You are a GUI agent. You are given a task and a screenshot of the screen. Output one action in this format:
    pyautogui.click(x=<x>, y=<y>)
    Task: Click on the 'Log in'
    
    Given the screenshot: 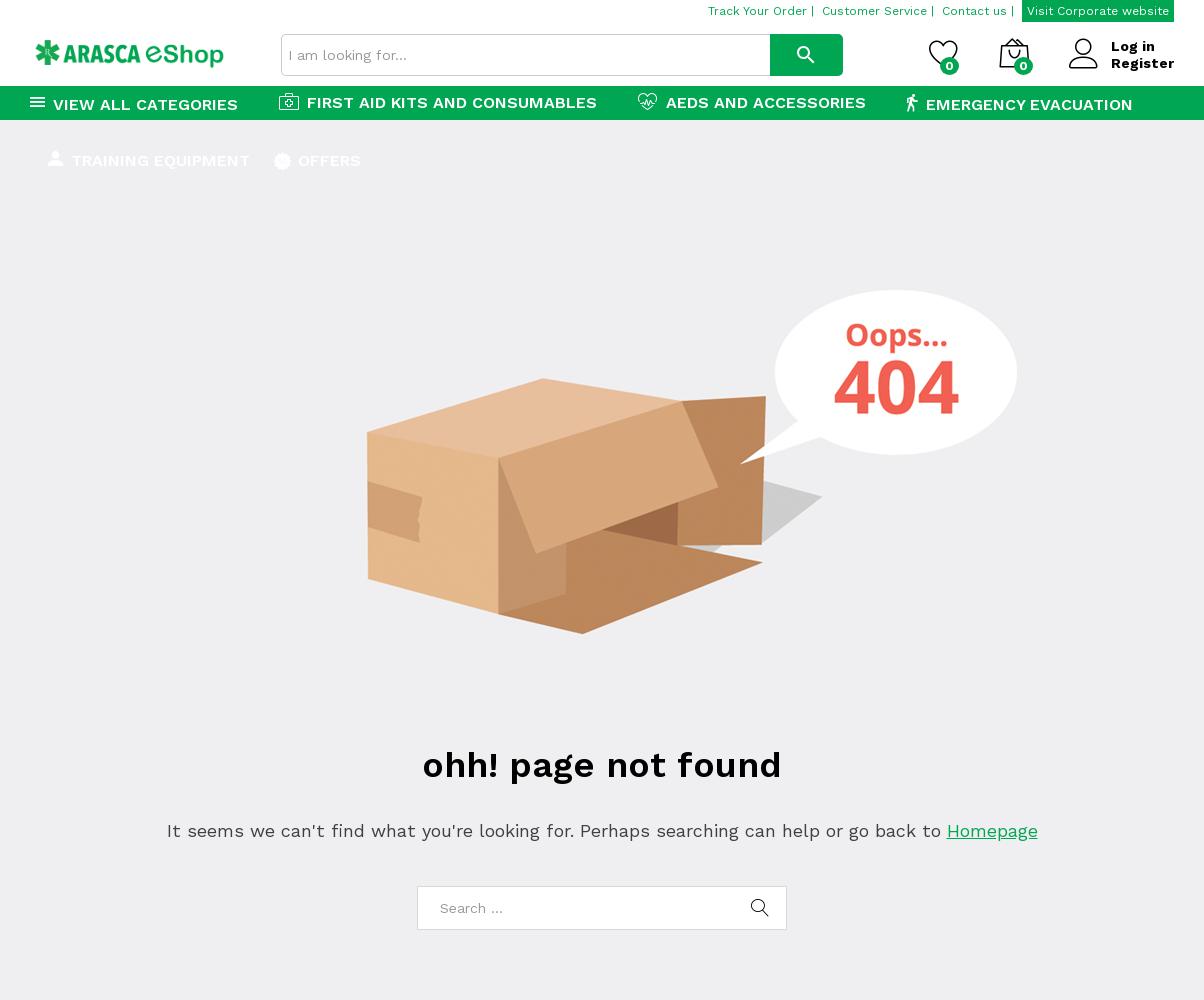 What is the action you would take?
    pyautogui.click(x=1132, y=46)
    